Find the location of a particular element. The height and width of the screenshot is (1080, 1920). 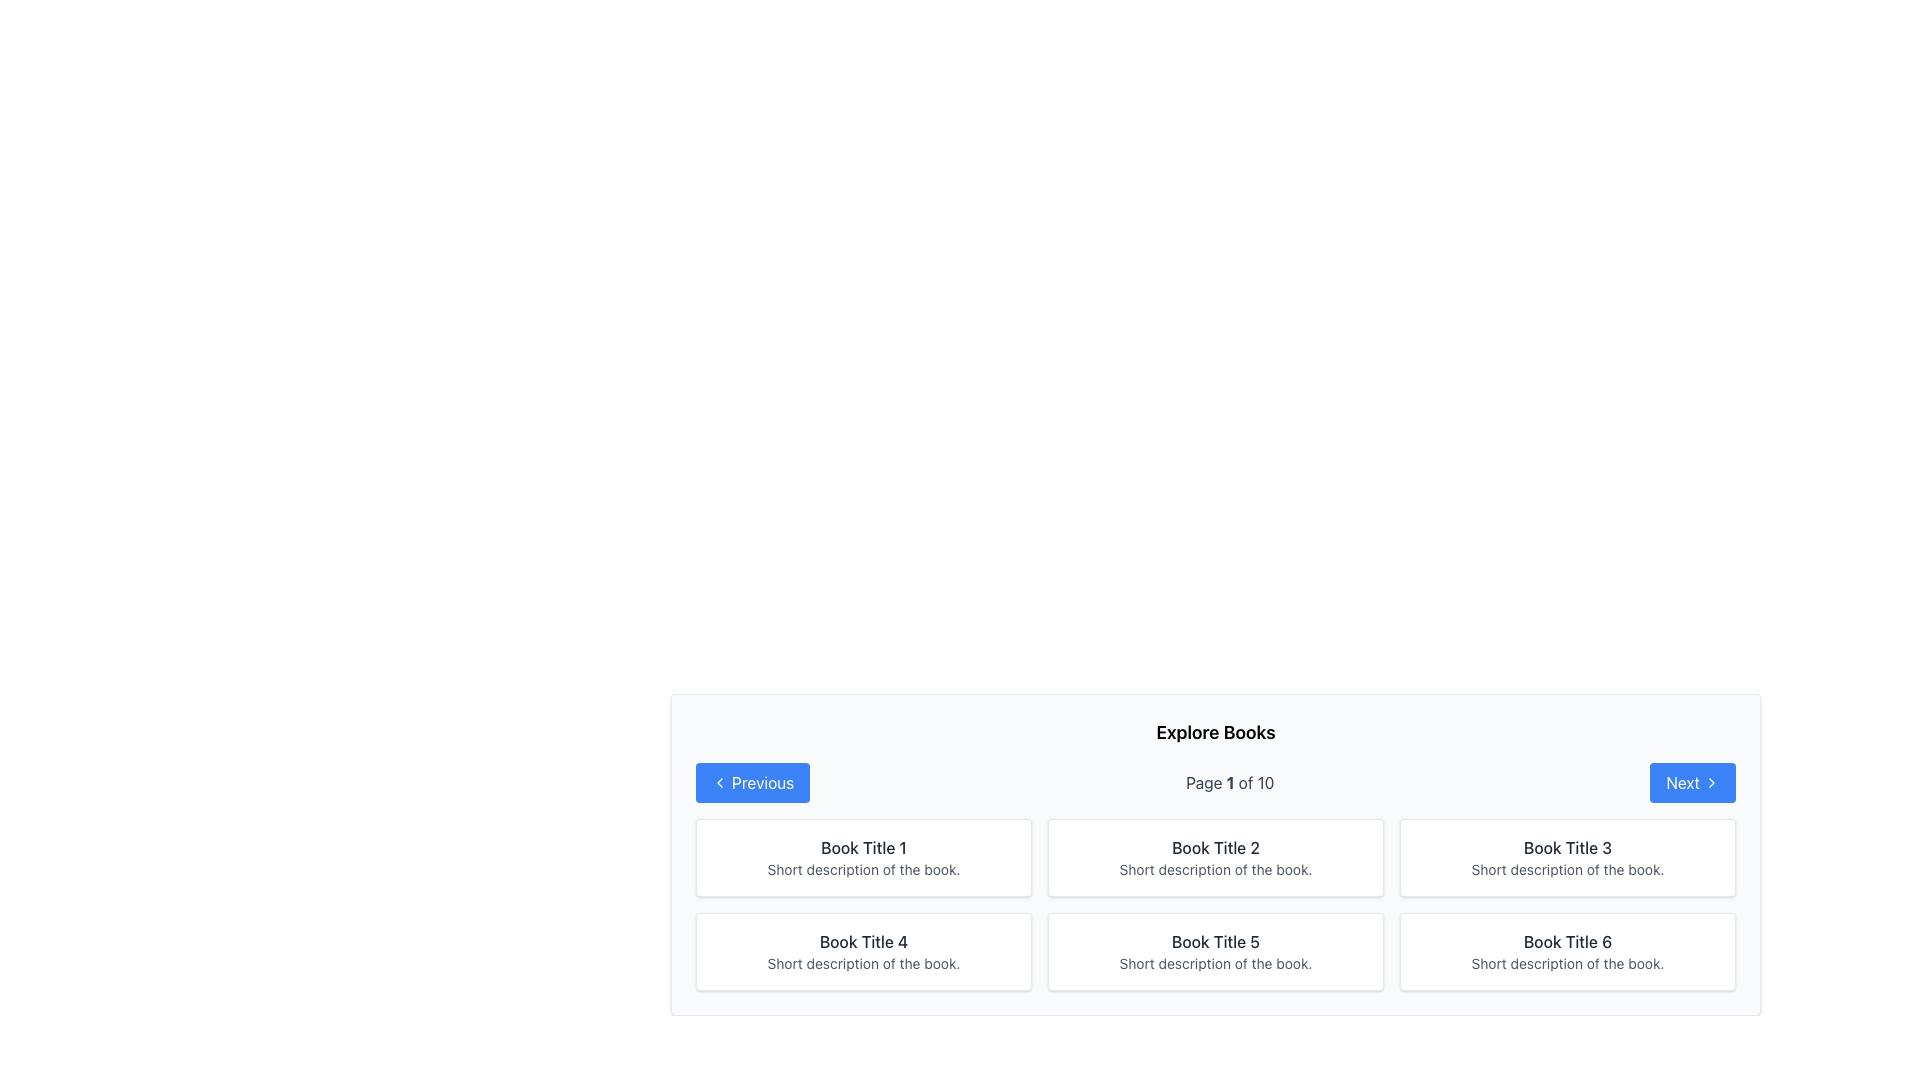

the blue 'Next' button on the pagination bar is located at coordinates (1692, 782).